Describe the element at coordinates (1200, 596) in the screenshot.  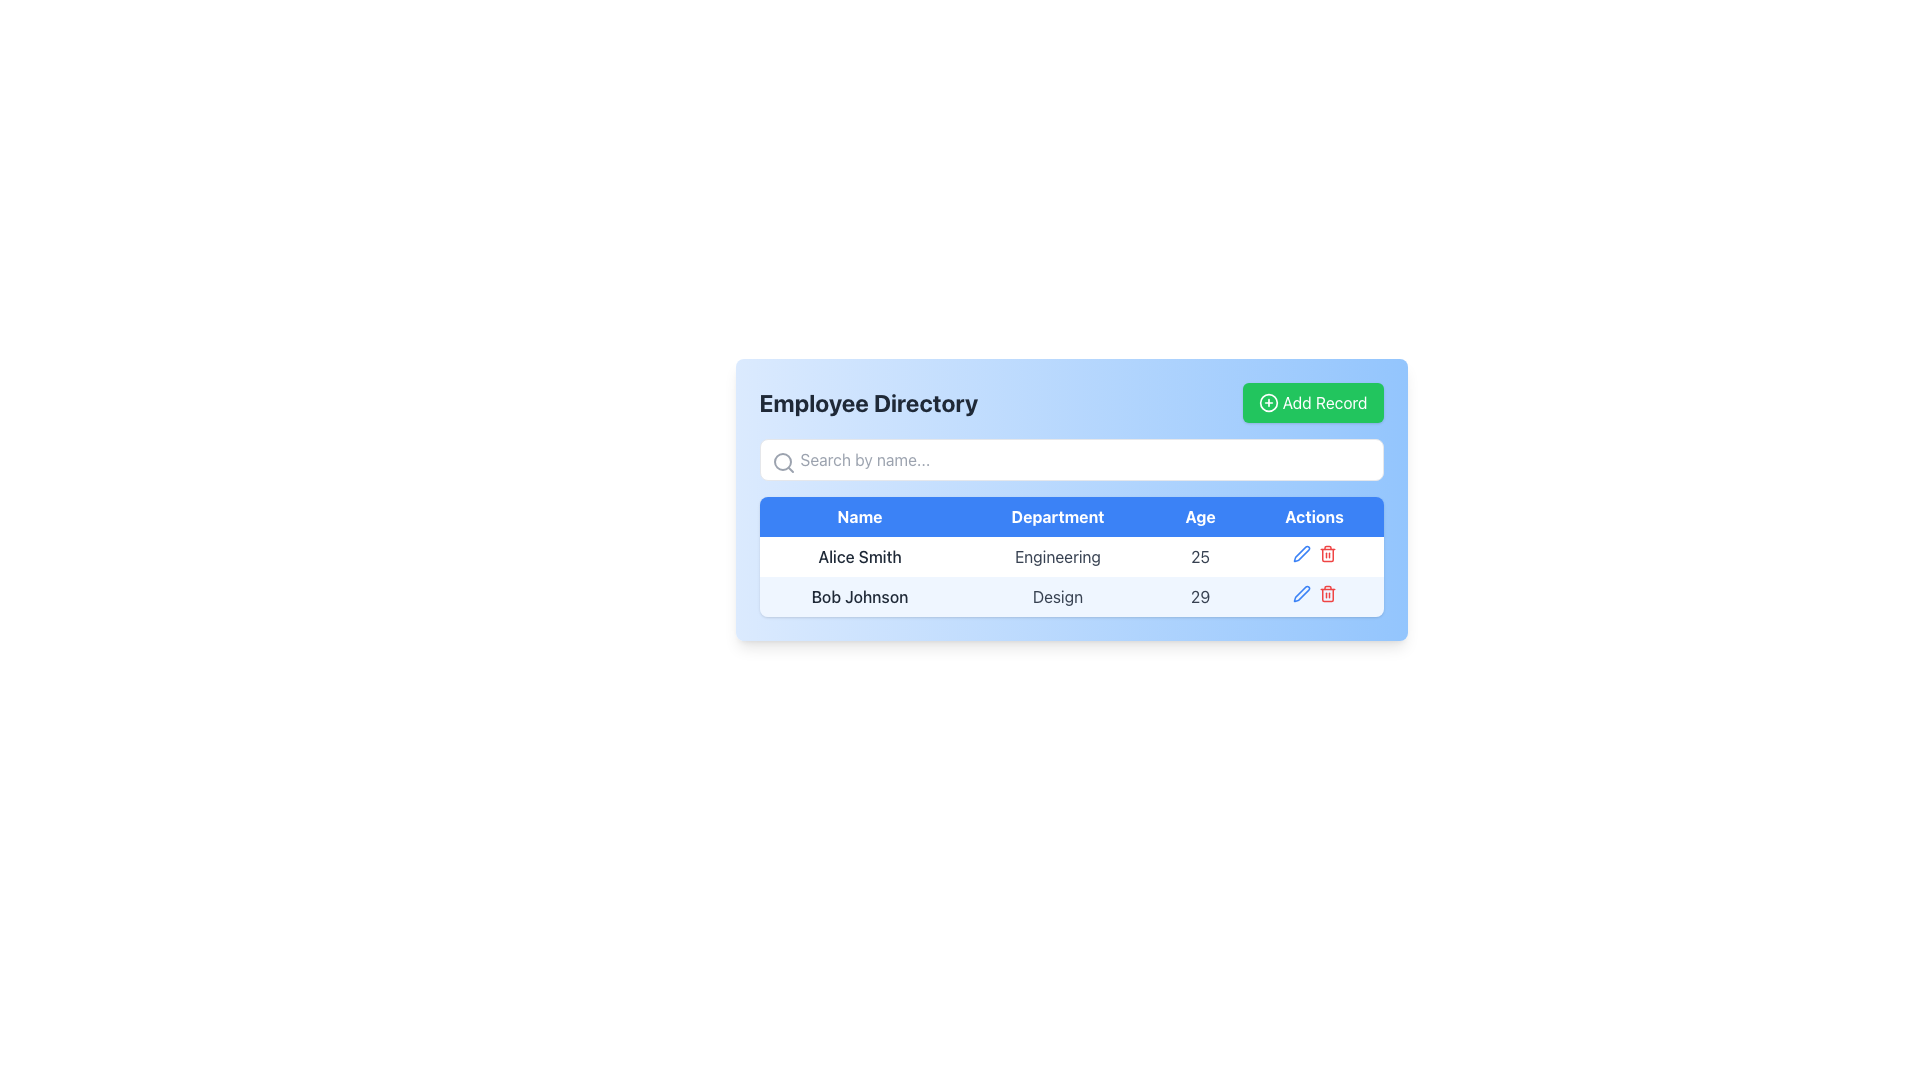
I see `the static text displaying '29' for 'Bob Johnson', which is located in the 'Age' column, between 'Design' and 'Actions'` at that location.